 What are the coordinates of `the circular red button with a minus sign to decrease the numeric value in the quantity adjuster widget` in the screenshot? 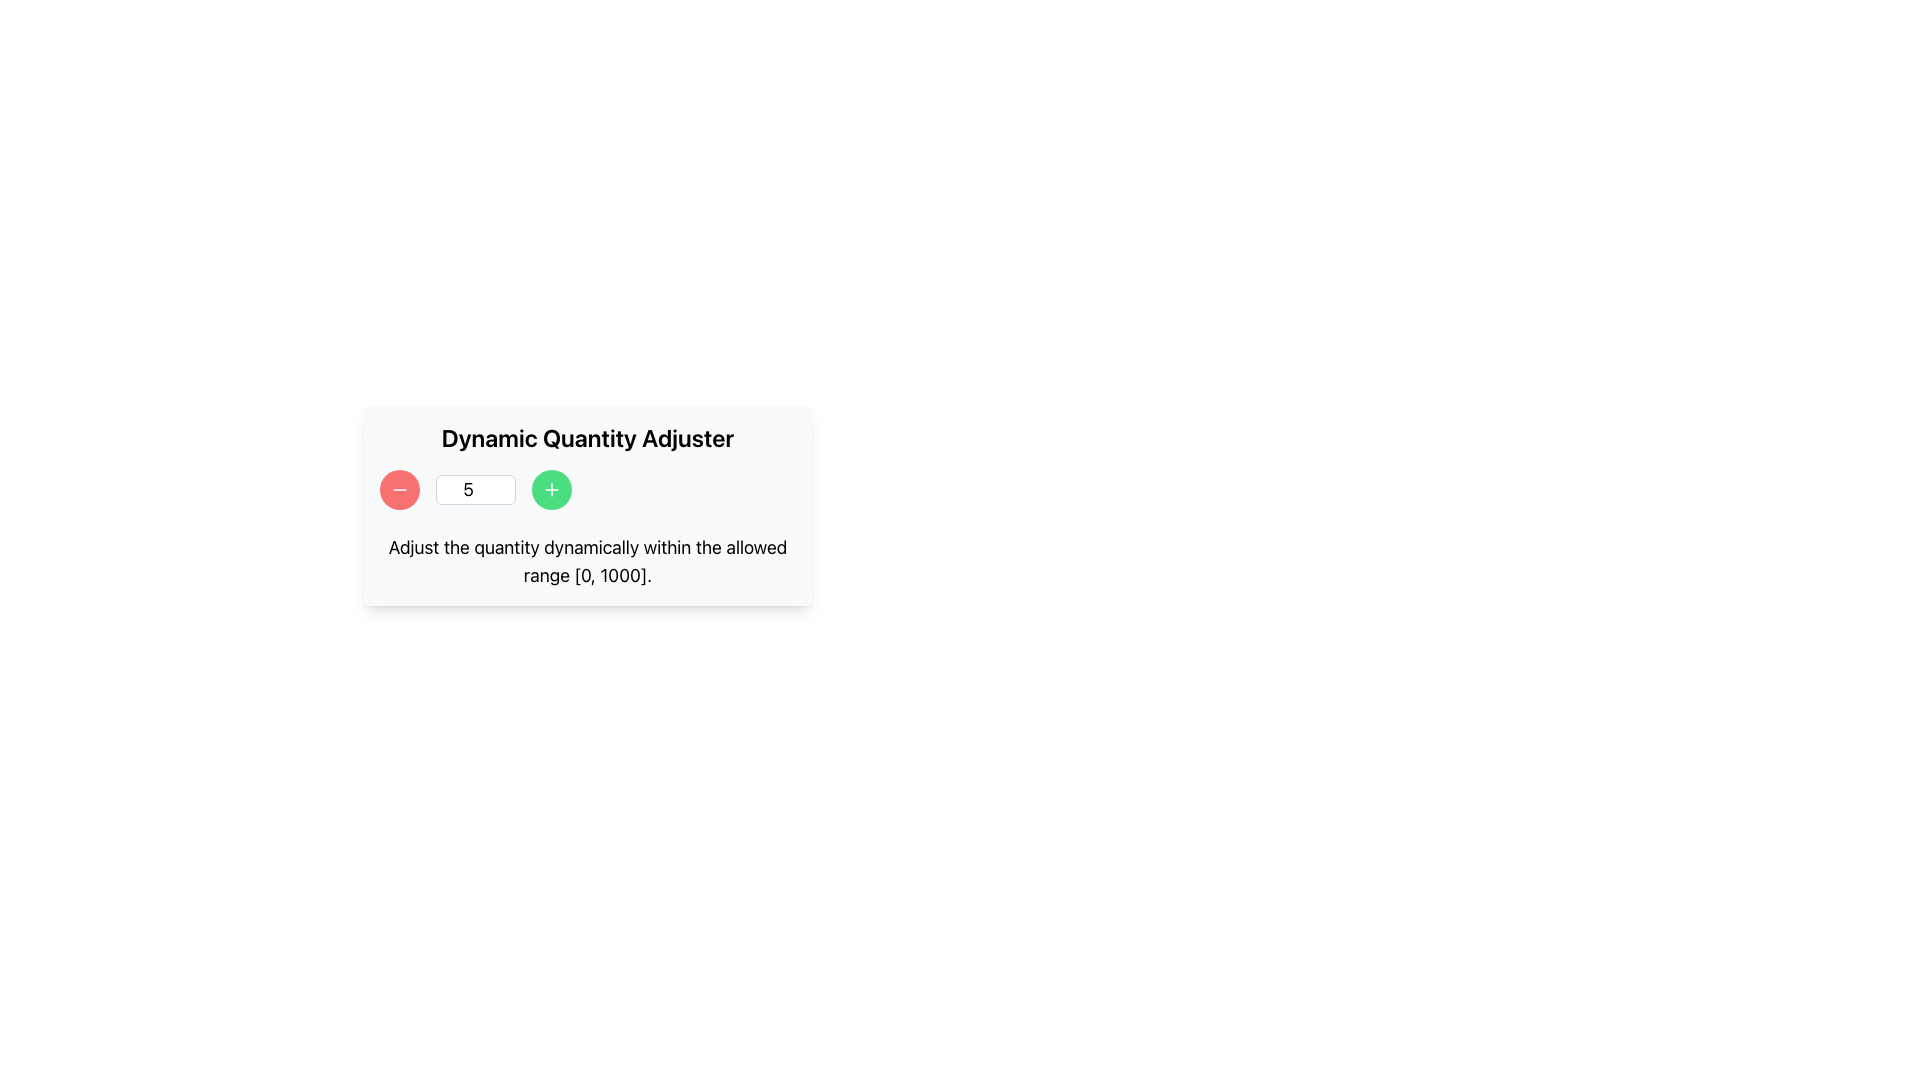 It's located at (399, 489).